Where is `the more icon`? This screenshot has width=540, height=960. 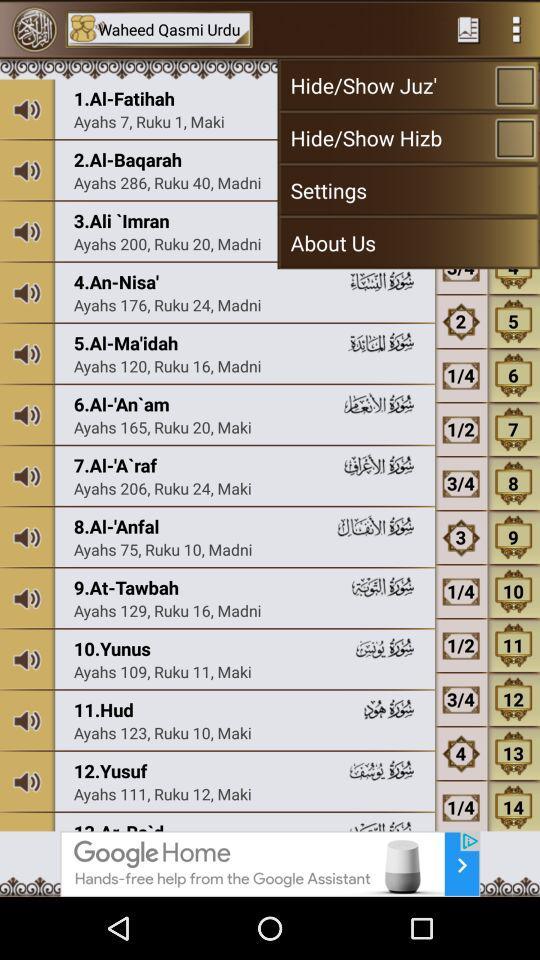
the more icon is located at coordinates (516, 30).